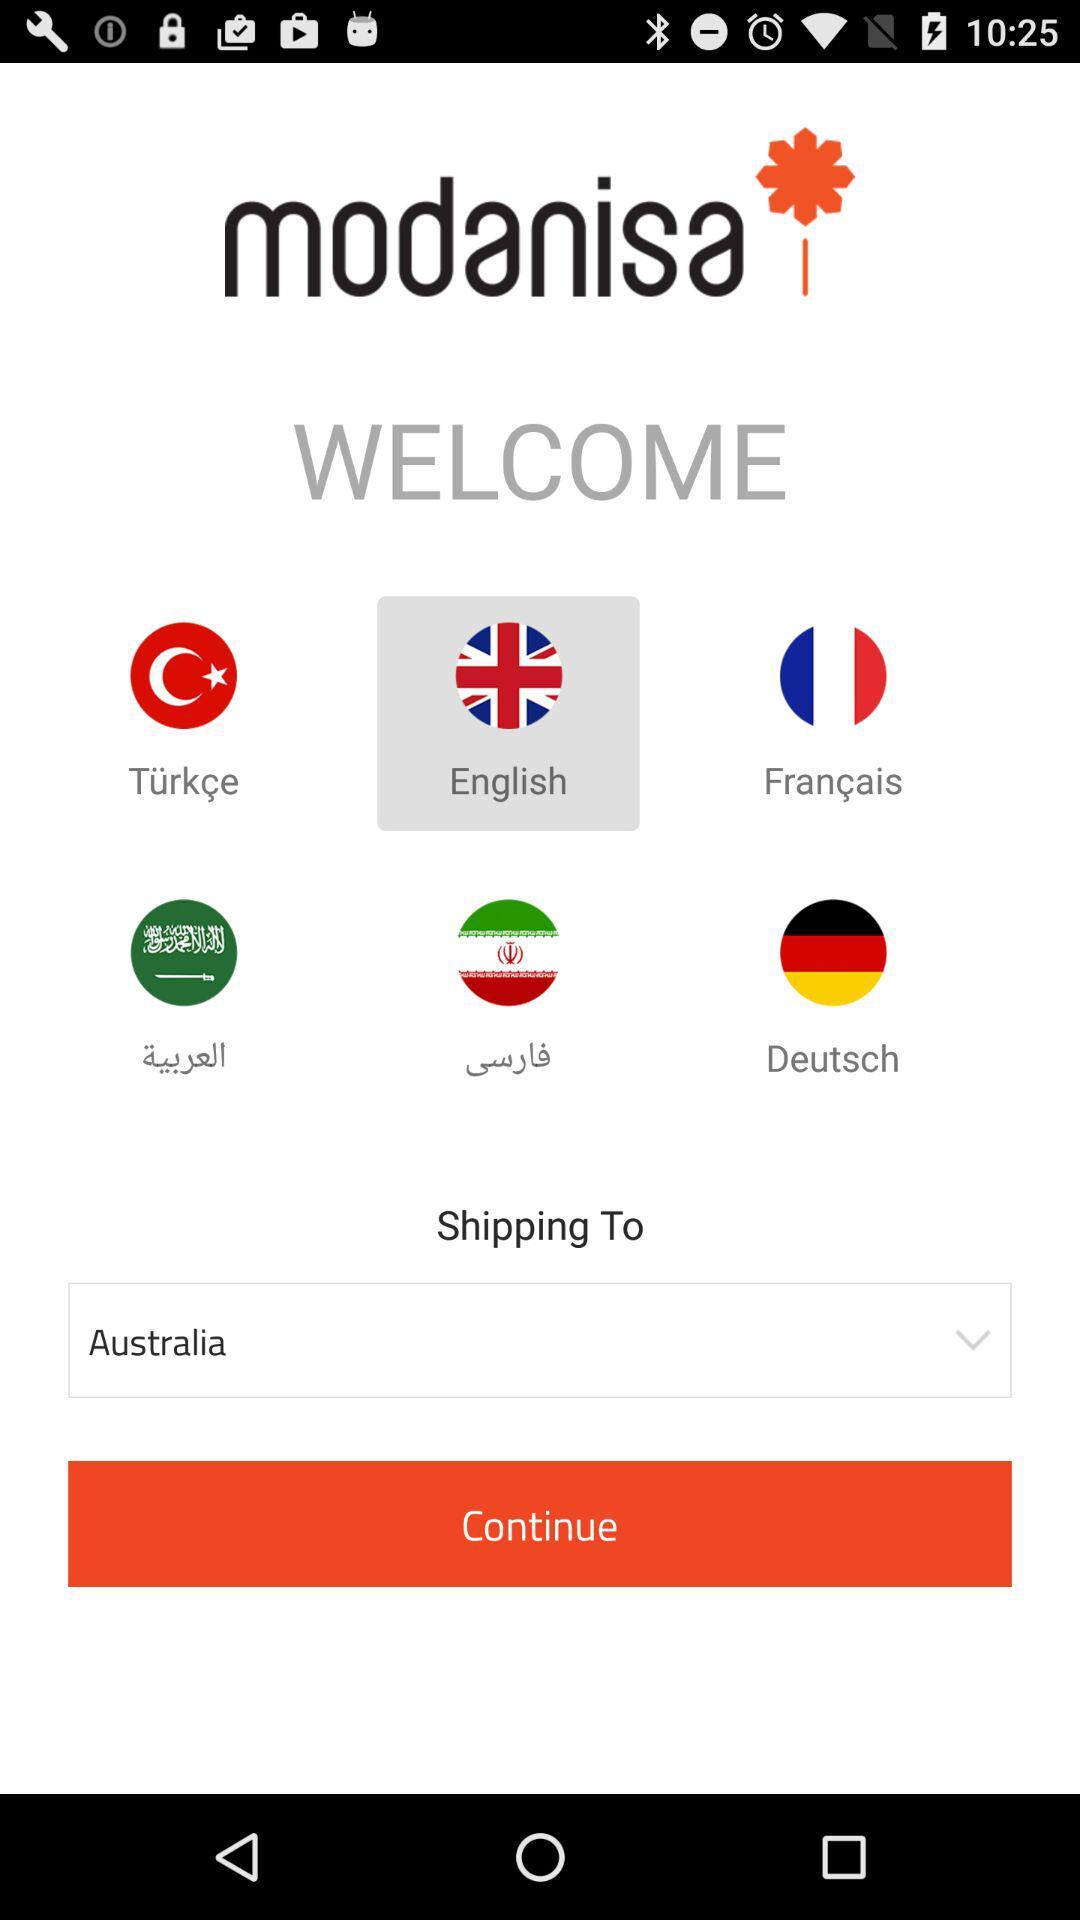  I want to click on australia item, so click(540, 1340).